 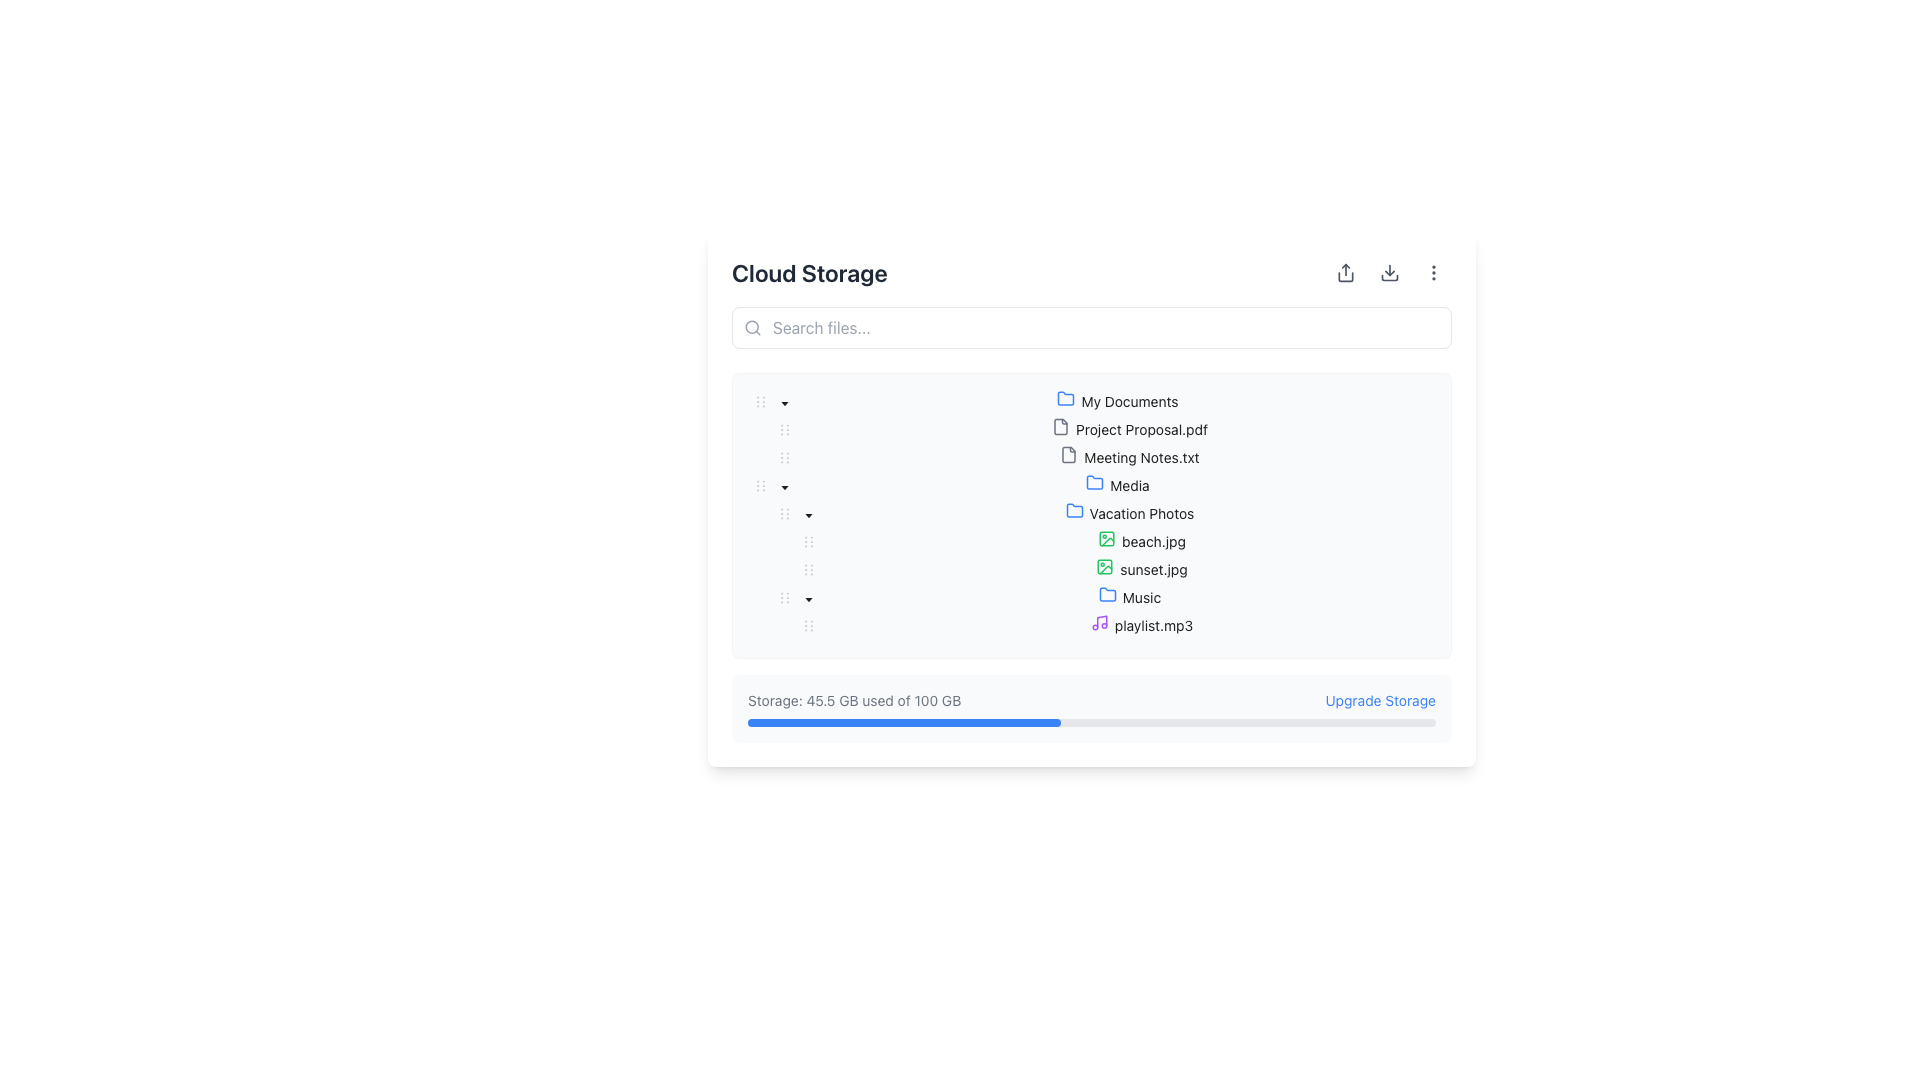 I want to click on the text label displaying 'Meeting Notes.txt', so click(x=1129, y=458).